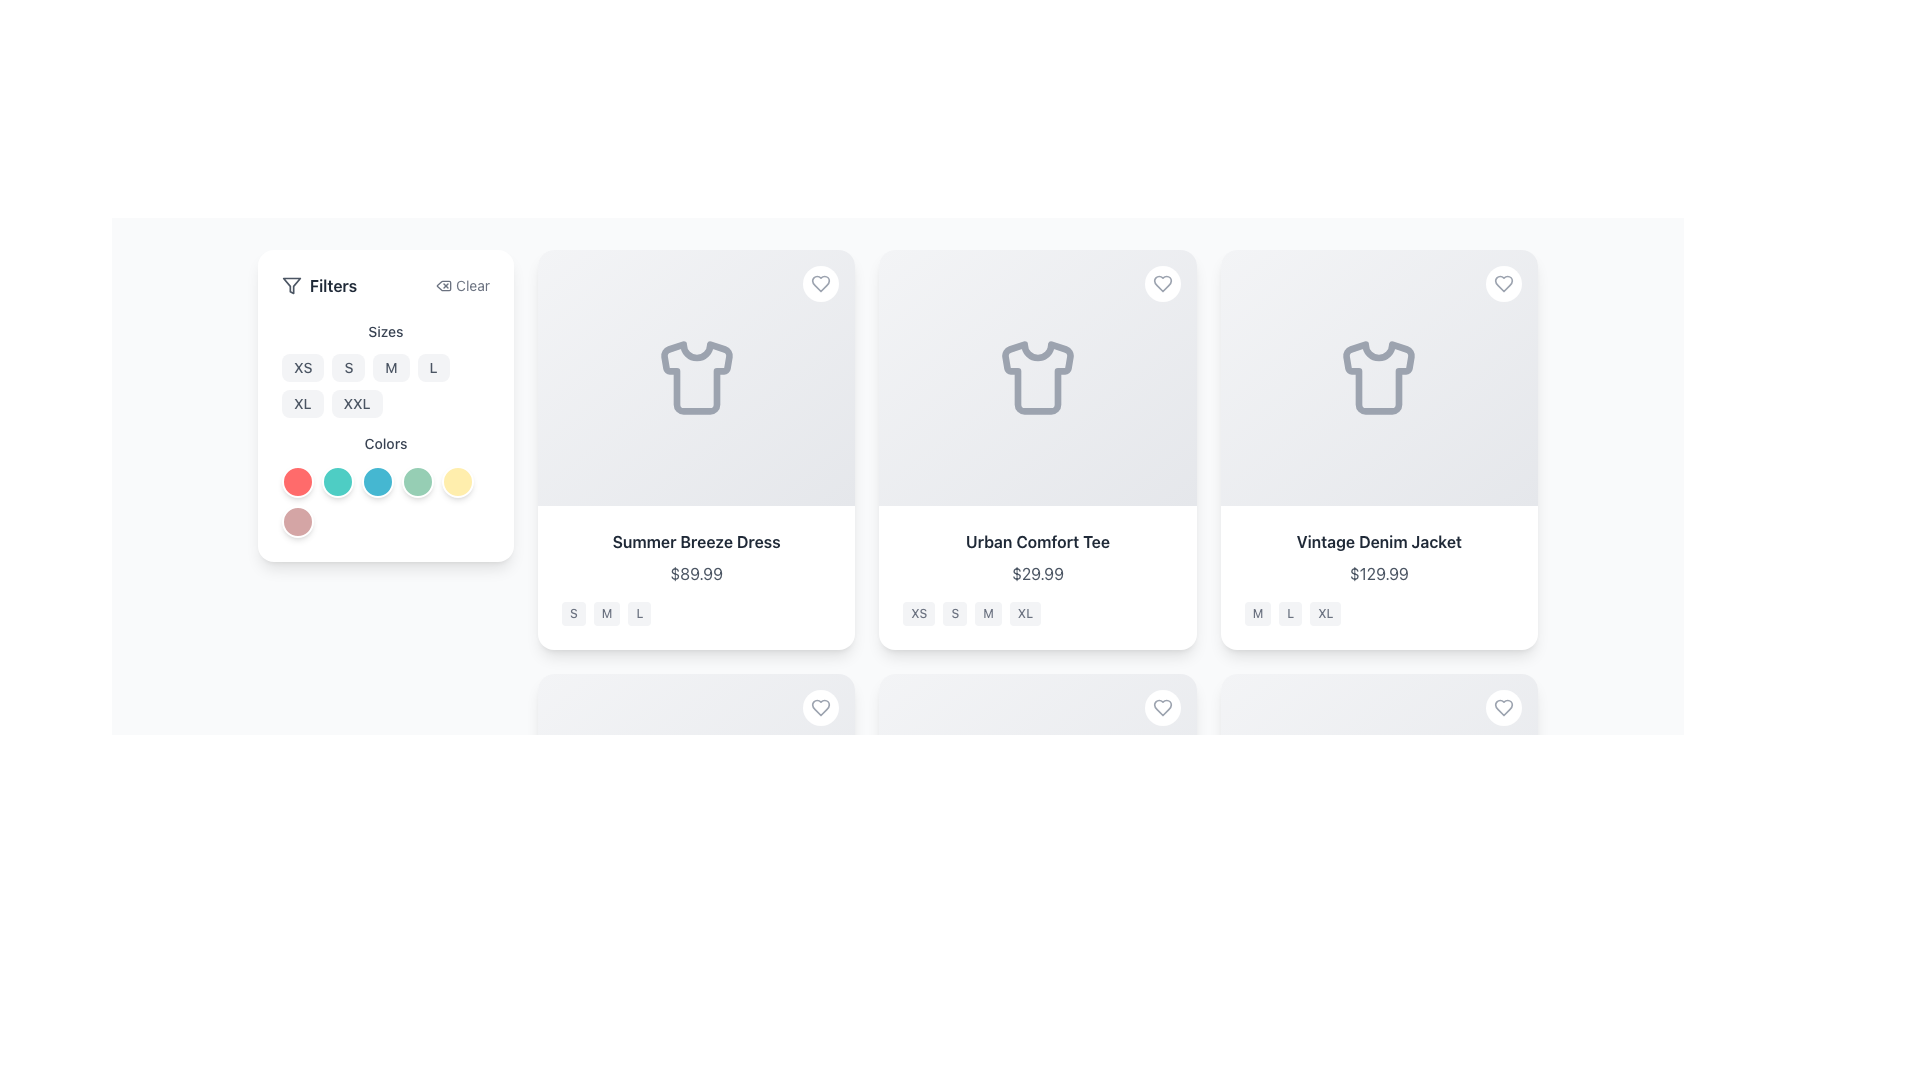 The image size is (1920, 1080). What do you see at coordinates (1162, 707) in the screenshot?
I see `the heart-shaped icon located` at bounding box center [1162, 707].